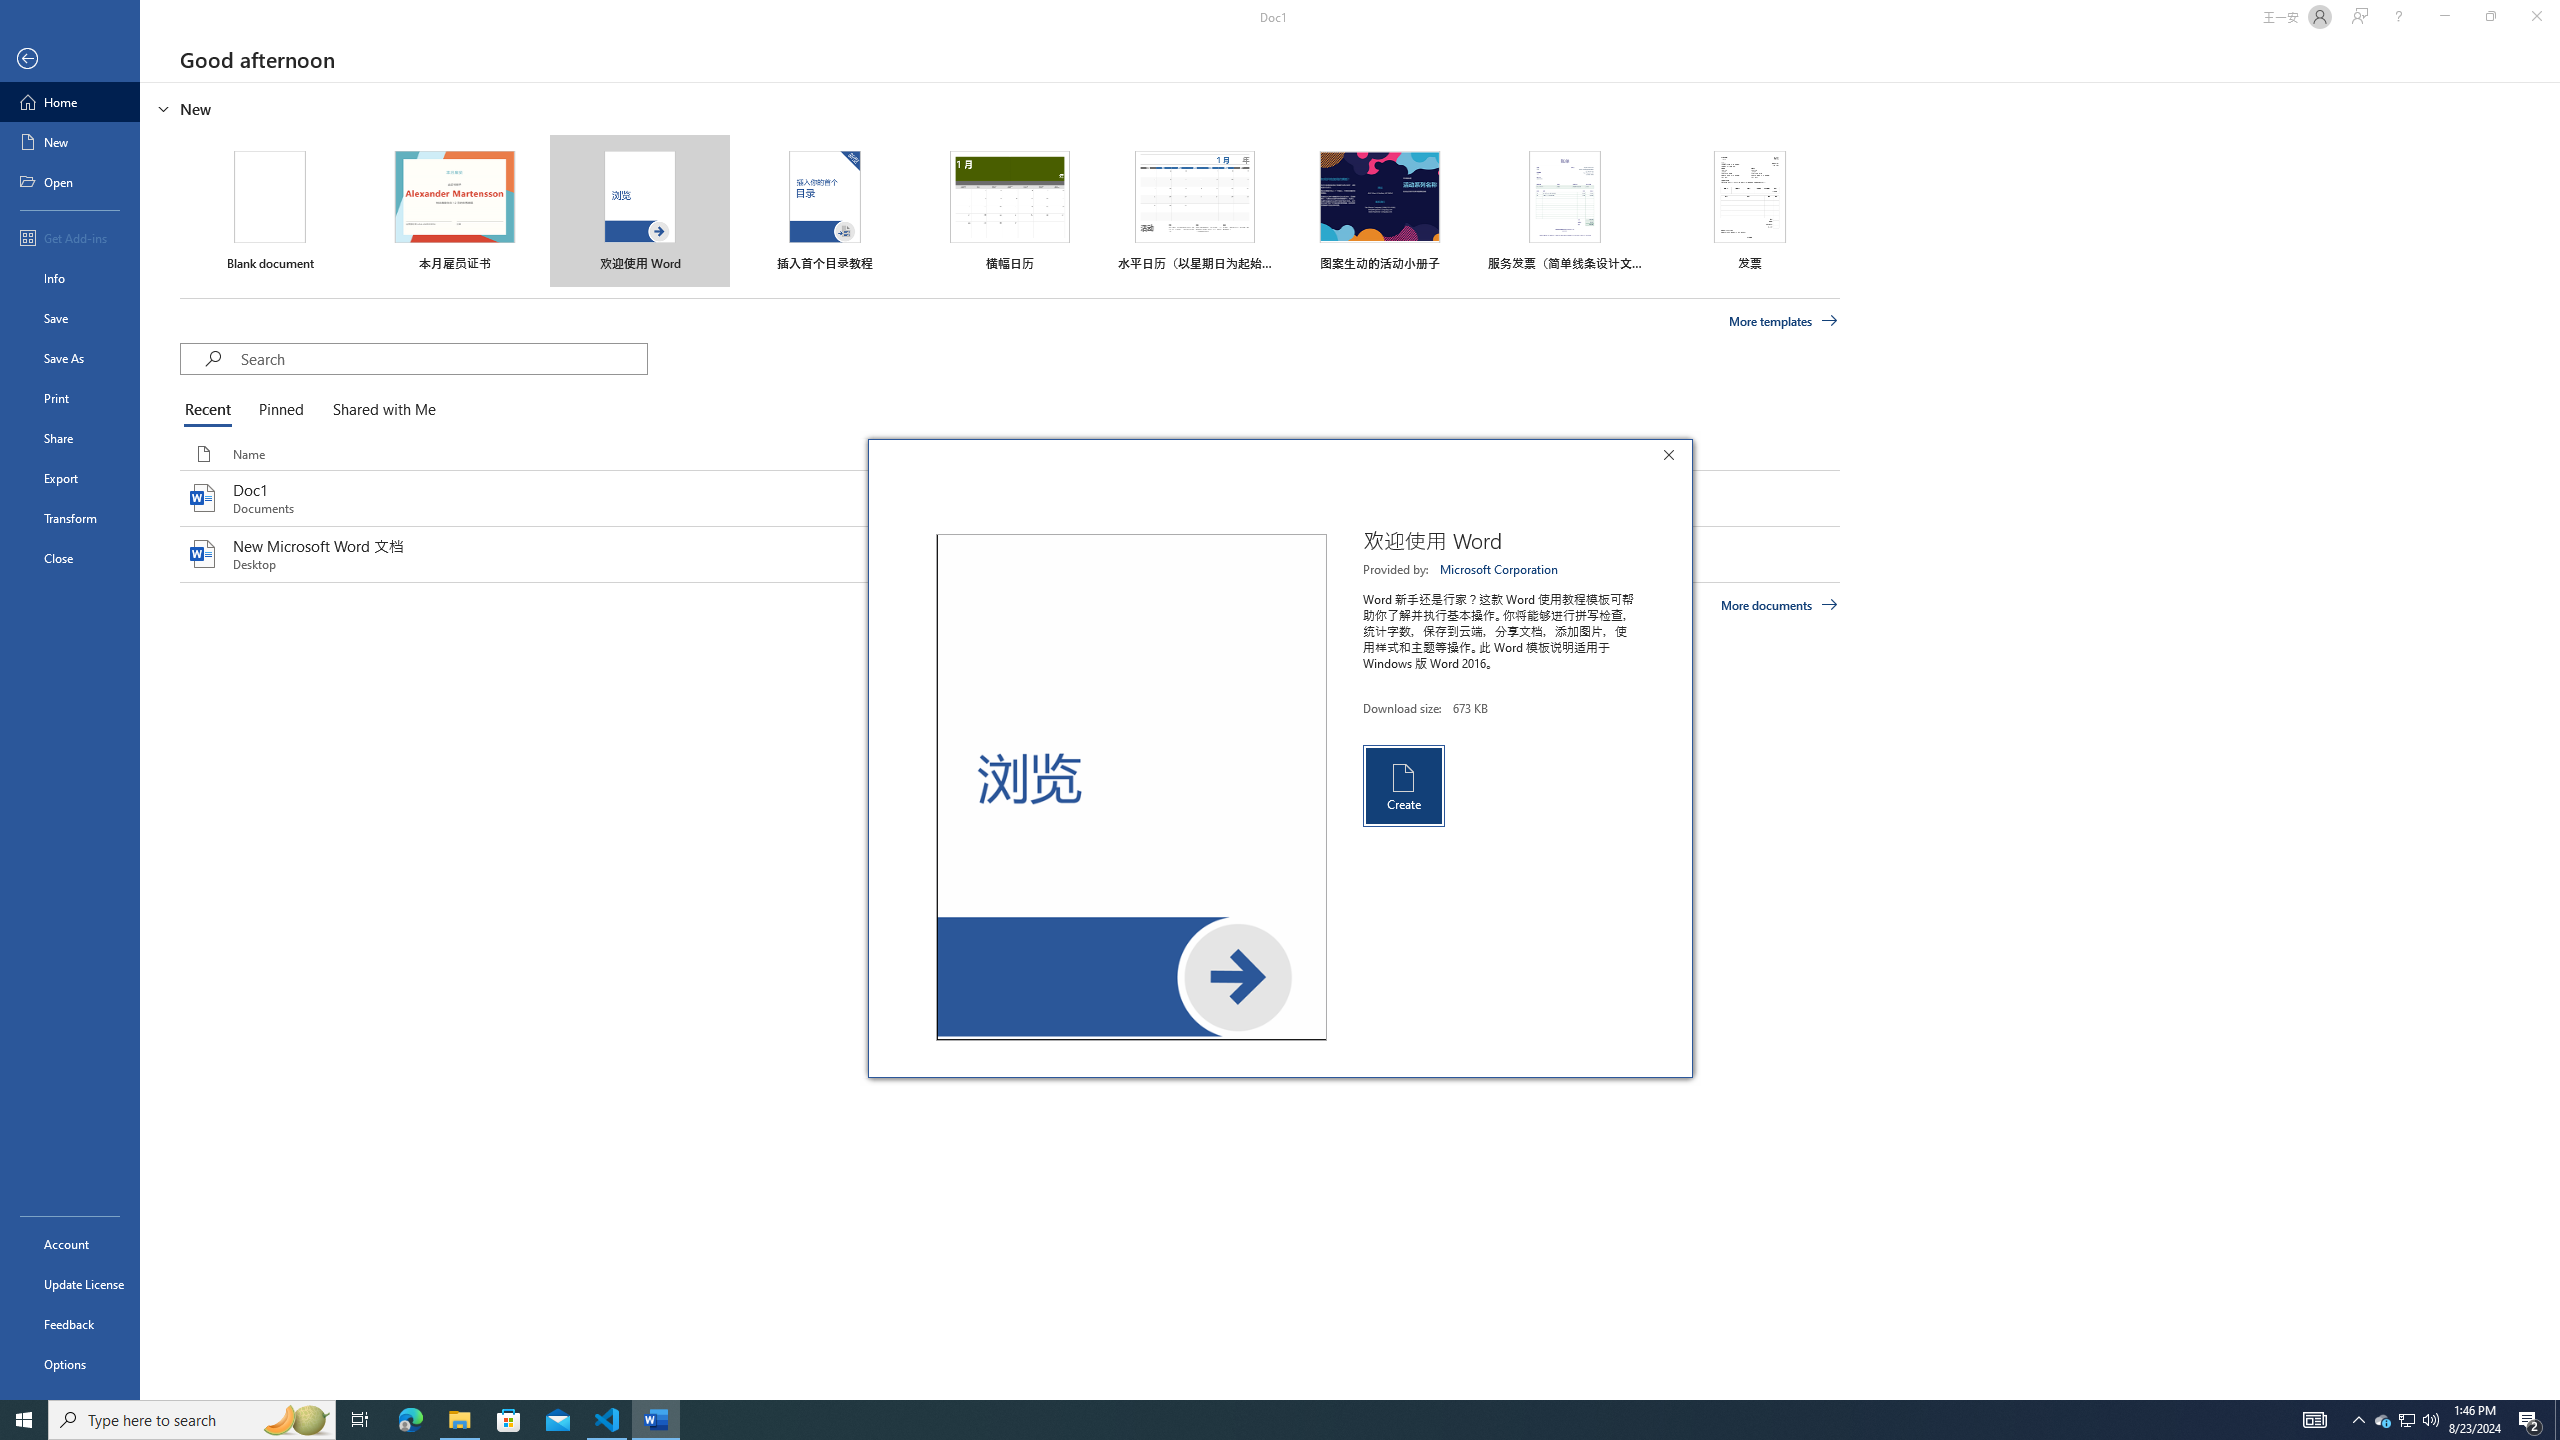 This screenshot has width=2560, height=1440. I want to click on 'Export', so click(69, 478).